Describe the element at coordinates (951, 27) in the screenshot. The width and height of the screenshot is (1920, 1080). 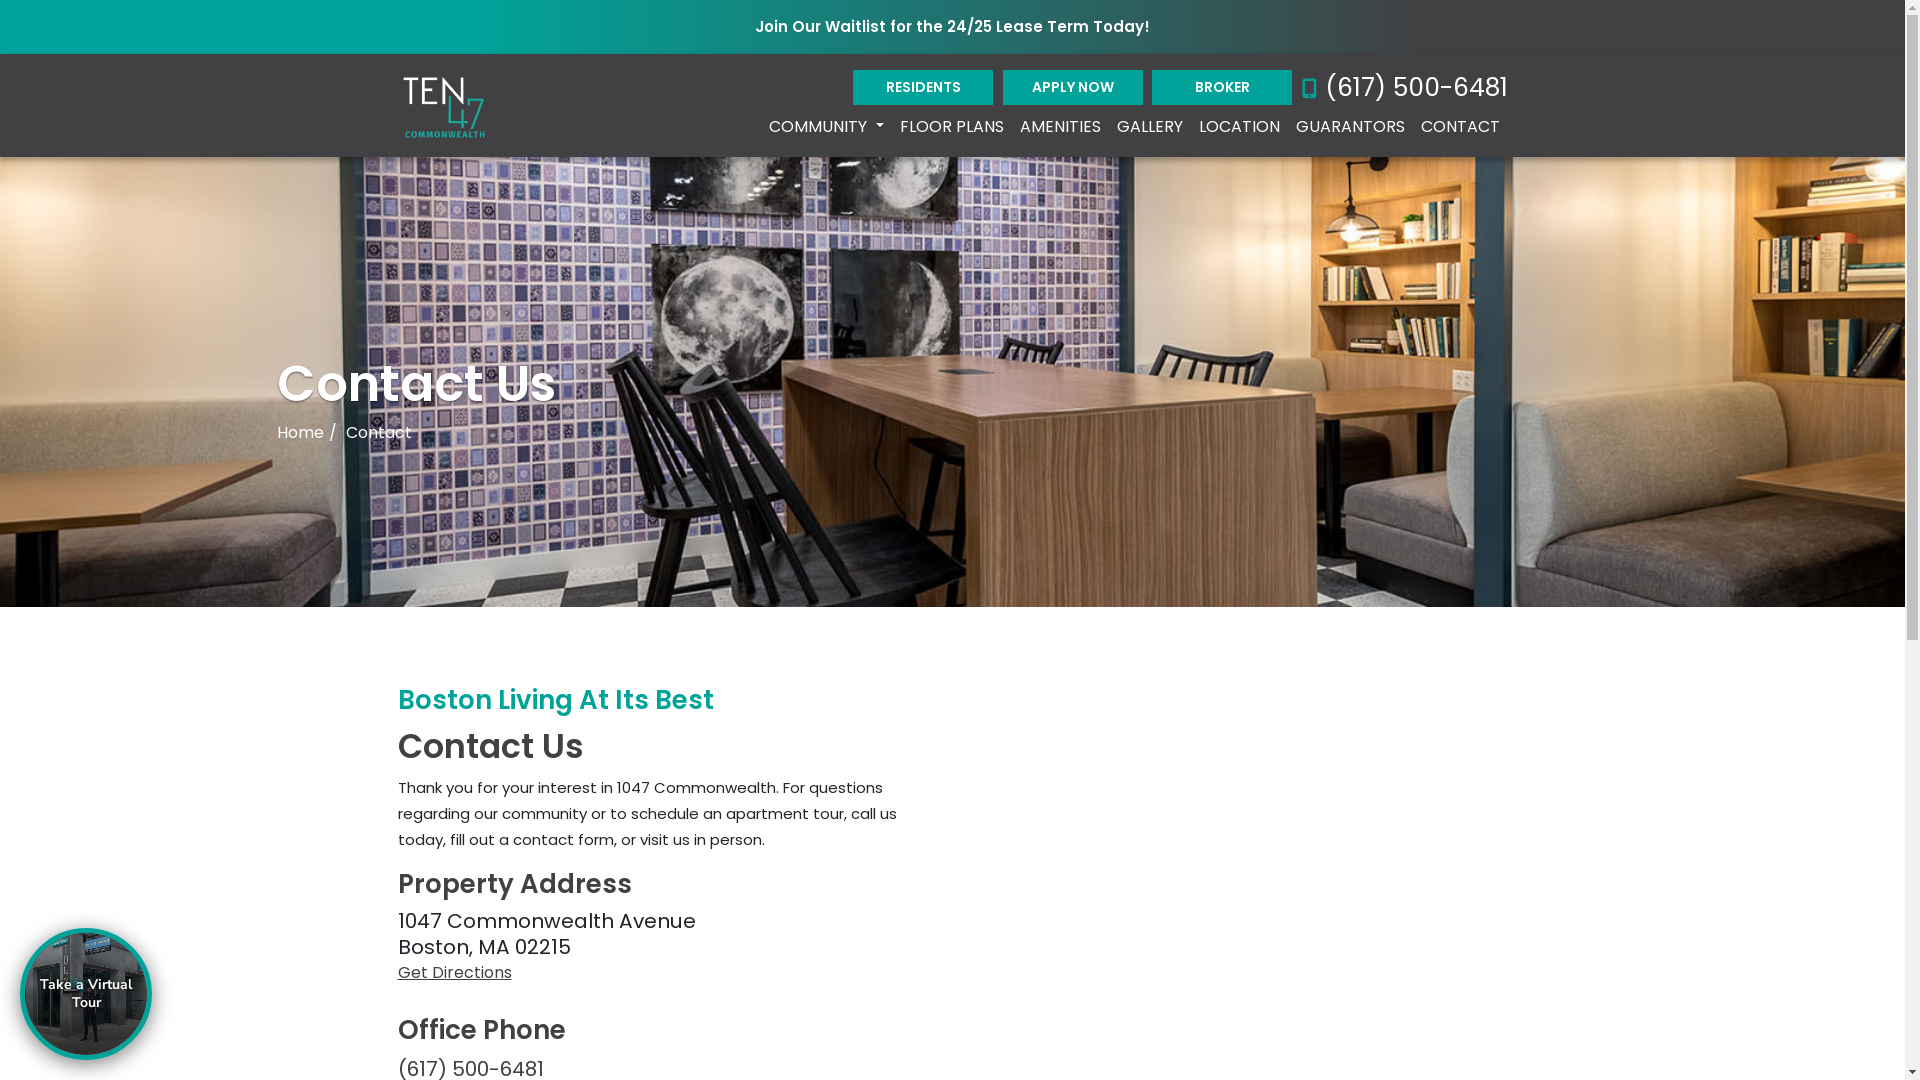
I see `'Join Our Waitlist for the 24/25 Lease Term Today!'` at that location.